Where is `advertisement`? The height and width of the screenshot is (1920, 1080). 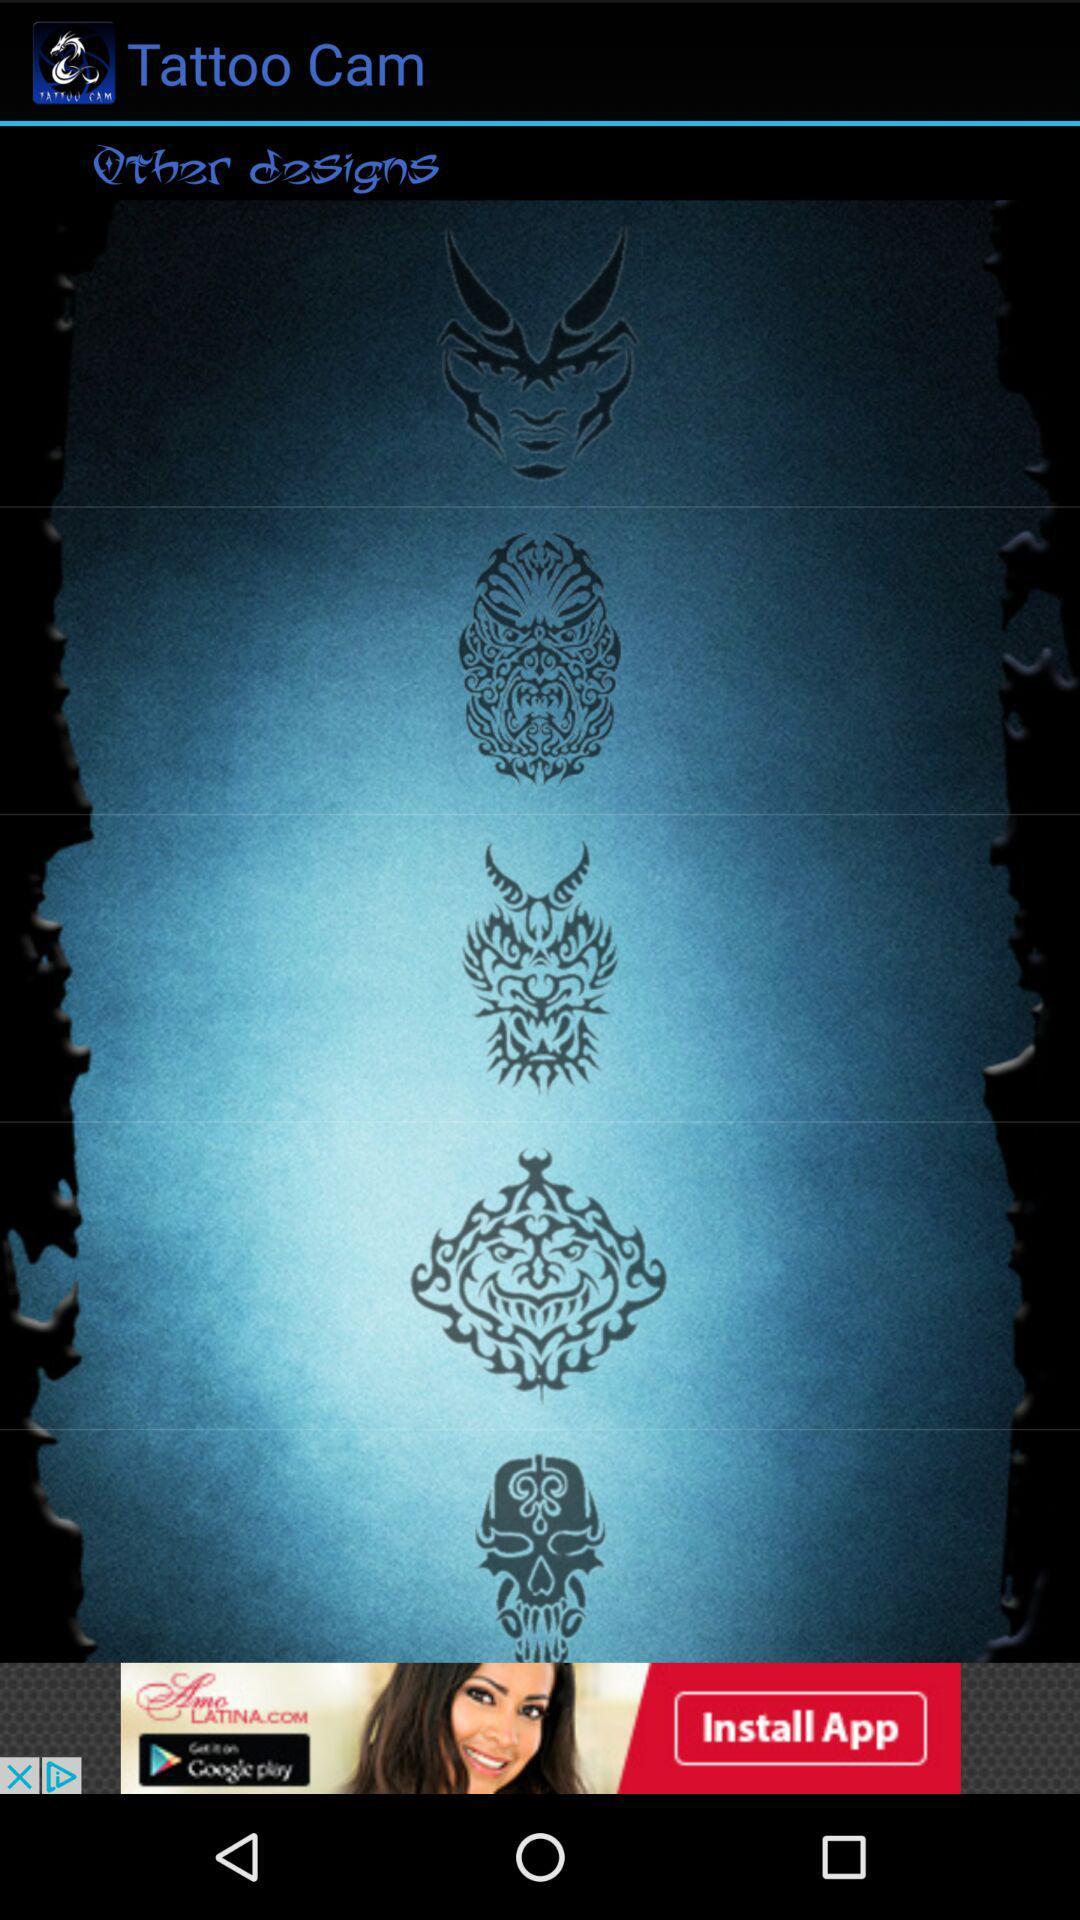 advertisement is located at coordinates (540, 1727).